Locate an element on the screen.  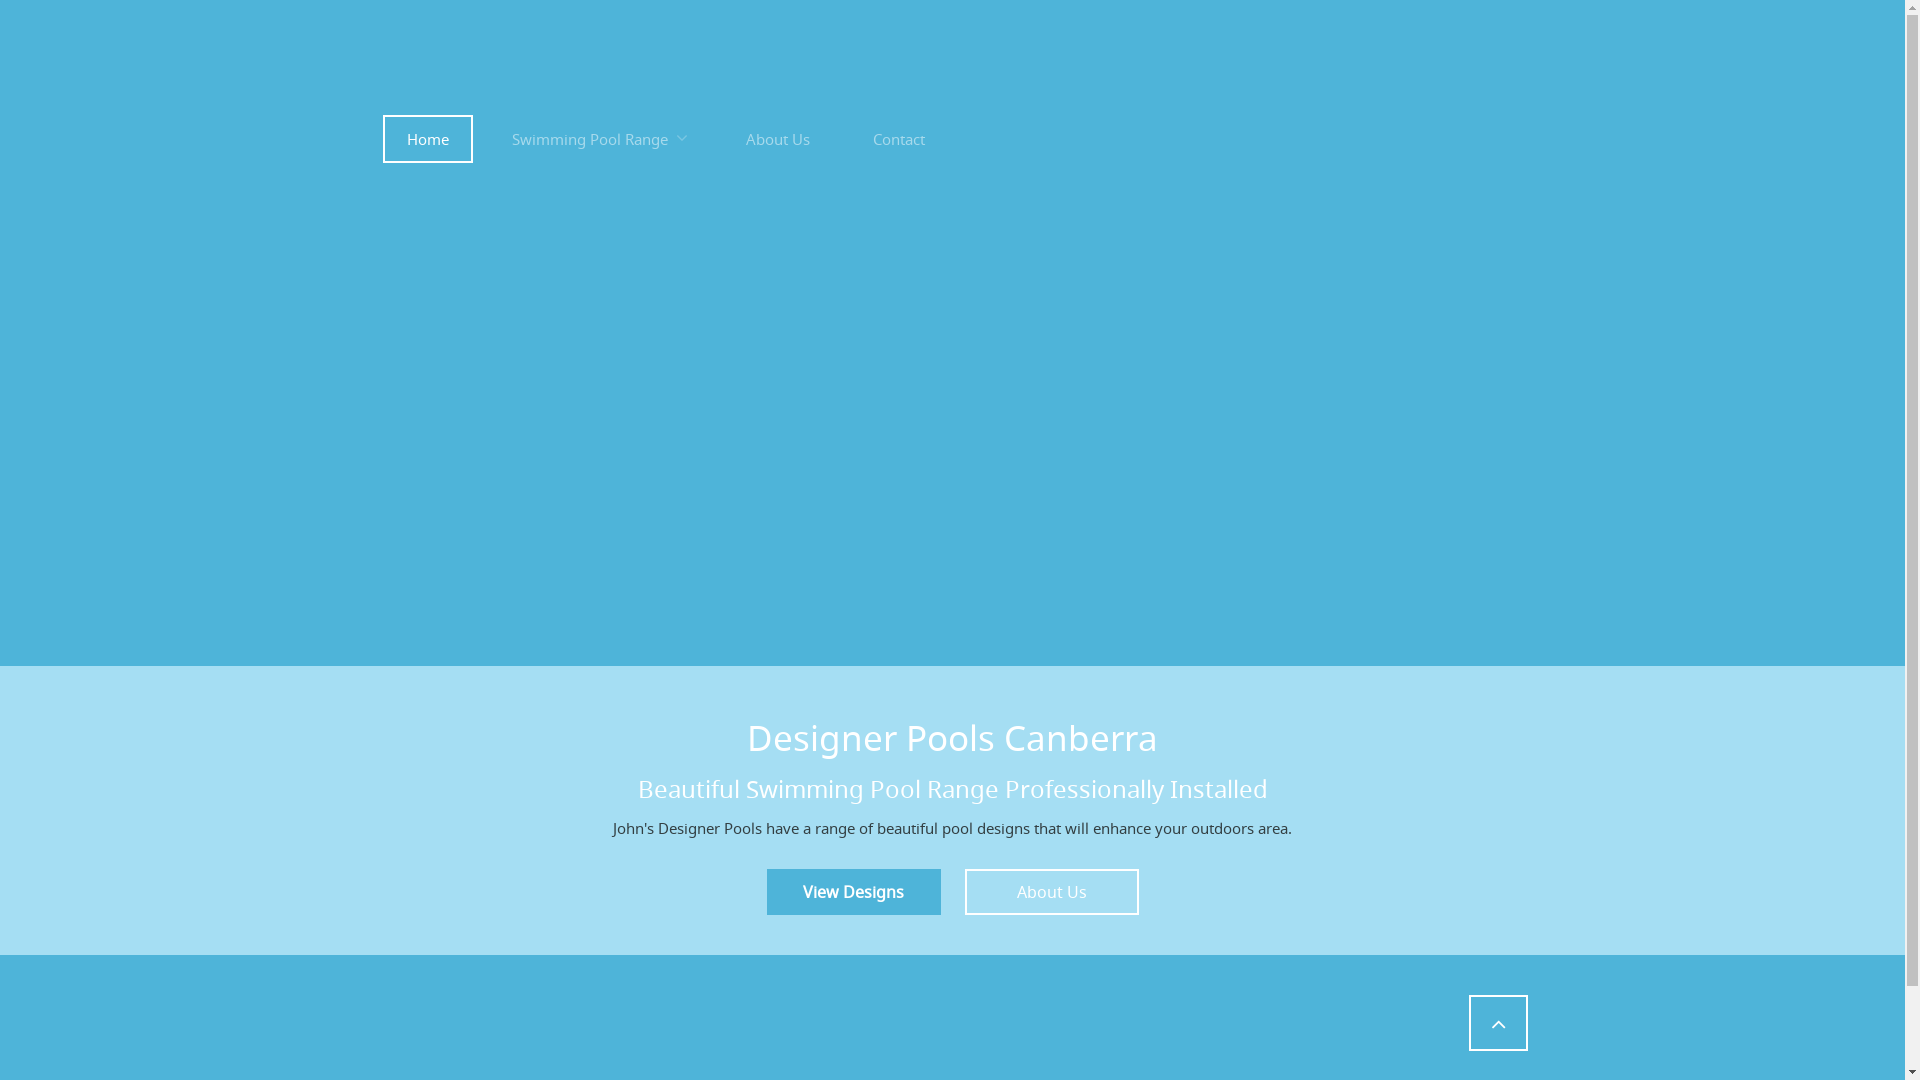
'Home' is located at coordinates (426, 137).